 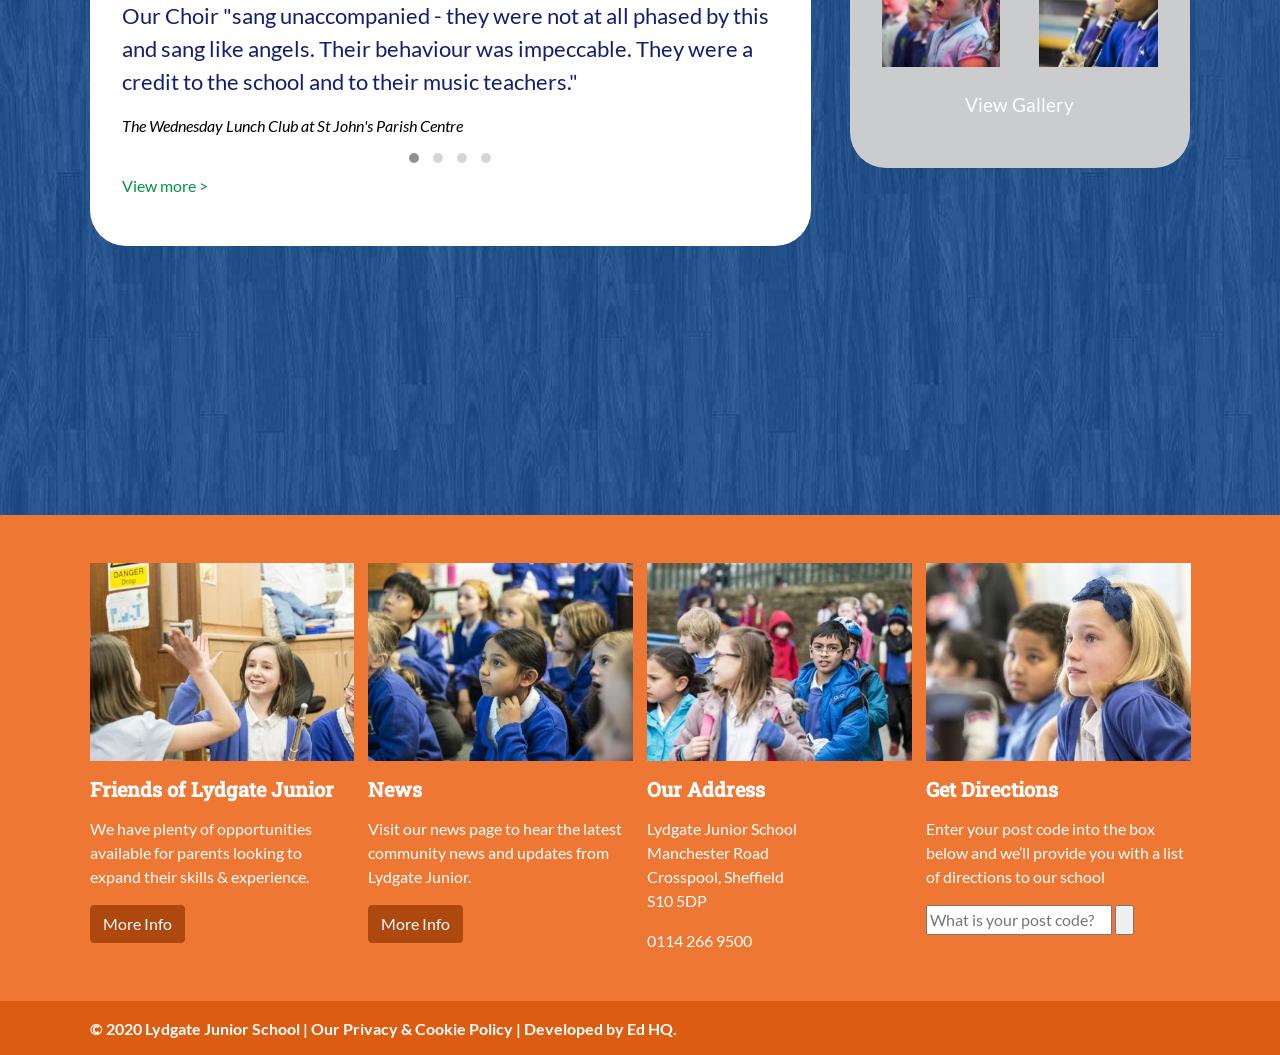 What do you see at coordinates (992, 786) in the screenshot?
I see `'Get Directions'` at bounding box center [992, 786].